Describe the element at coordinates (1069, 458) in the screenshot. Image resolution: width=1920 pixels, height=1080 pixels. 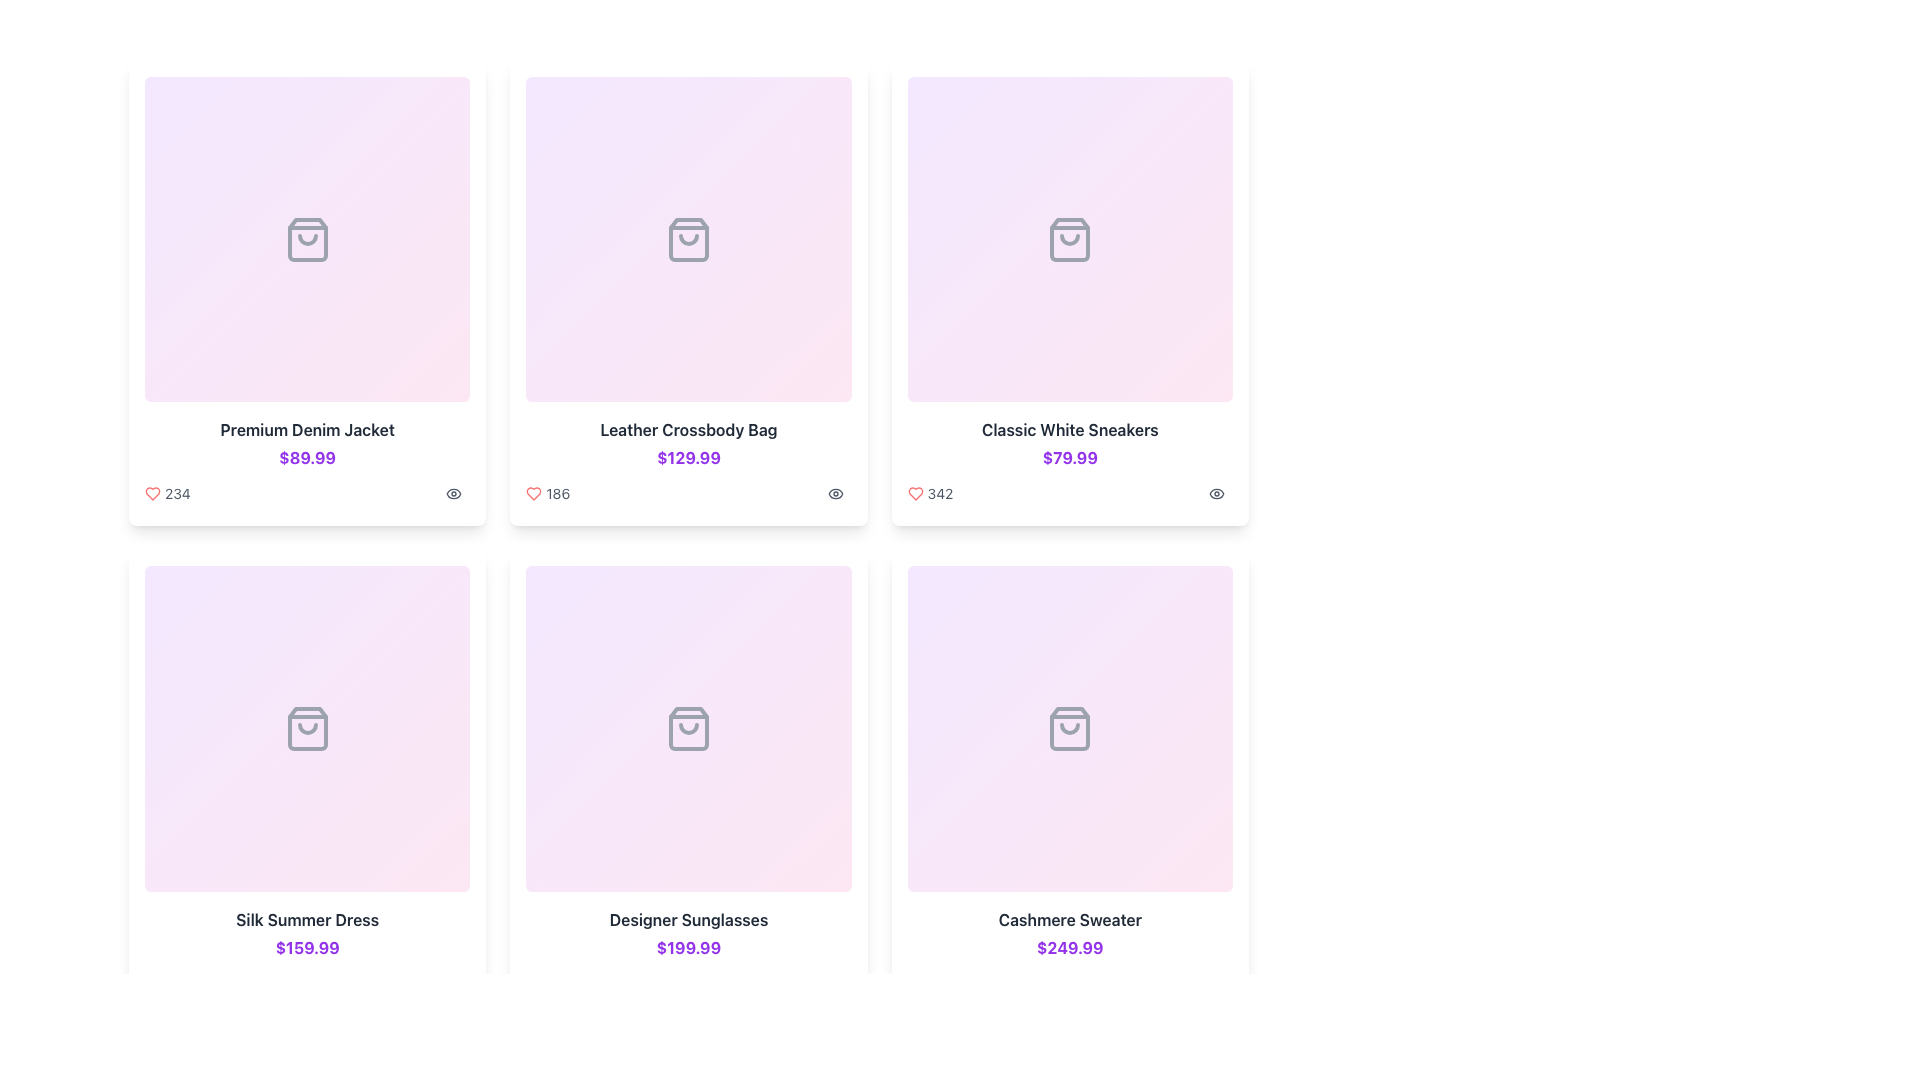
I see `the bold, purple text displaying the price ('$79.99') located within the card for 'Classic White Sneakers', positioned directly below the product name text` at that location.